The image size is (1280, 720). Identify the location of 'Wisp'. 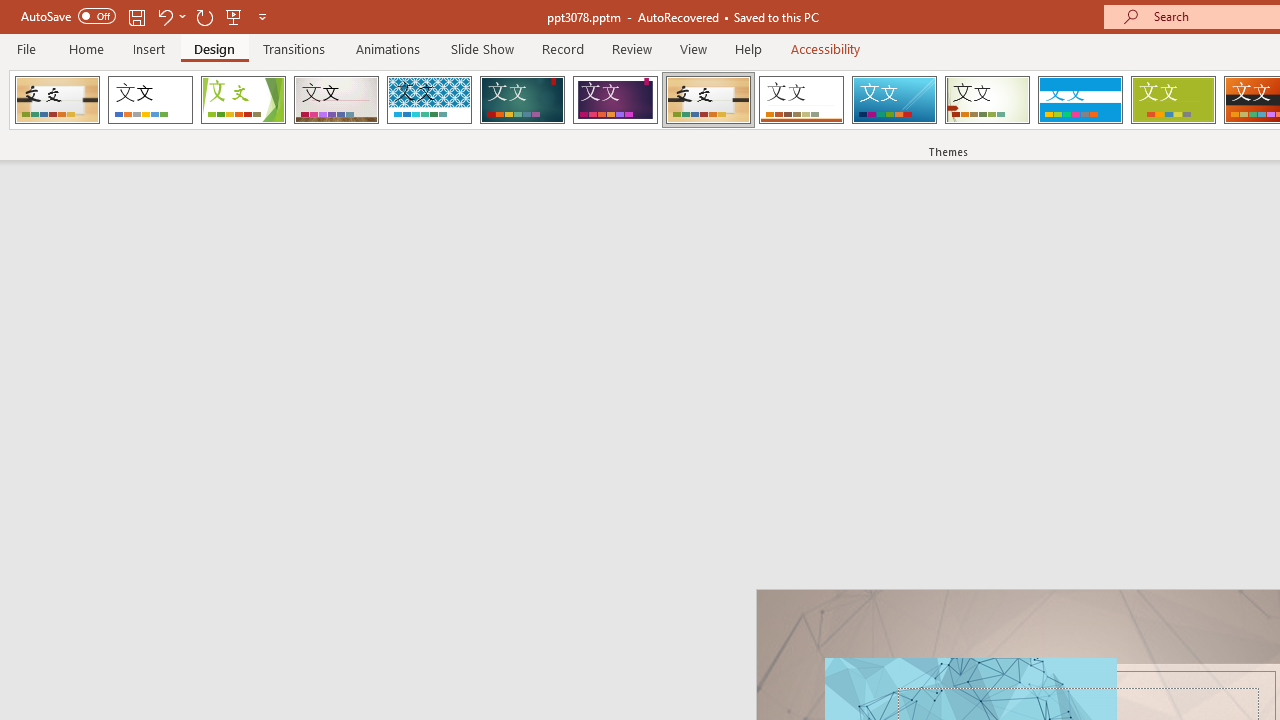
(987, 100).